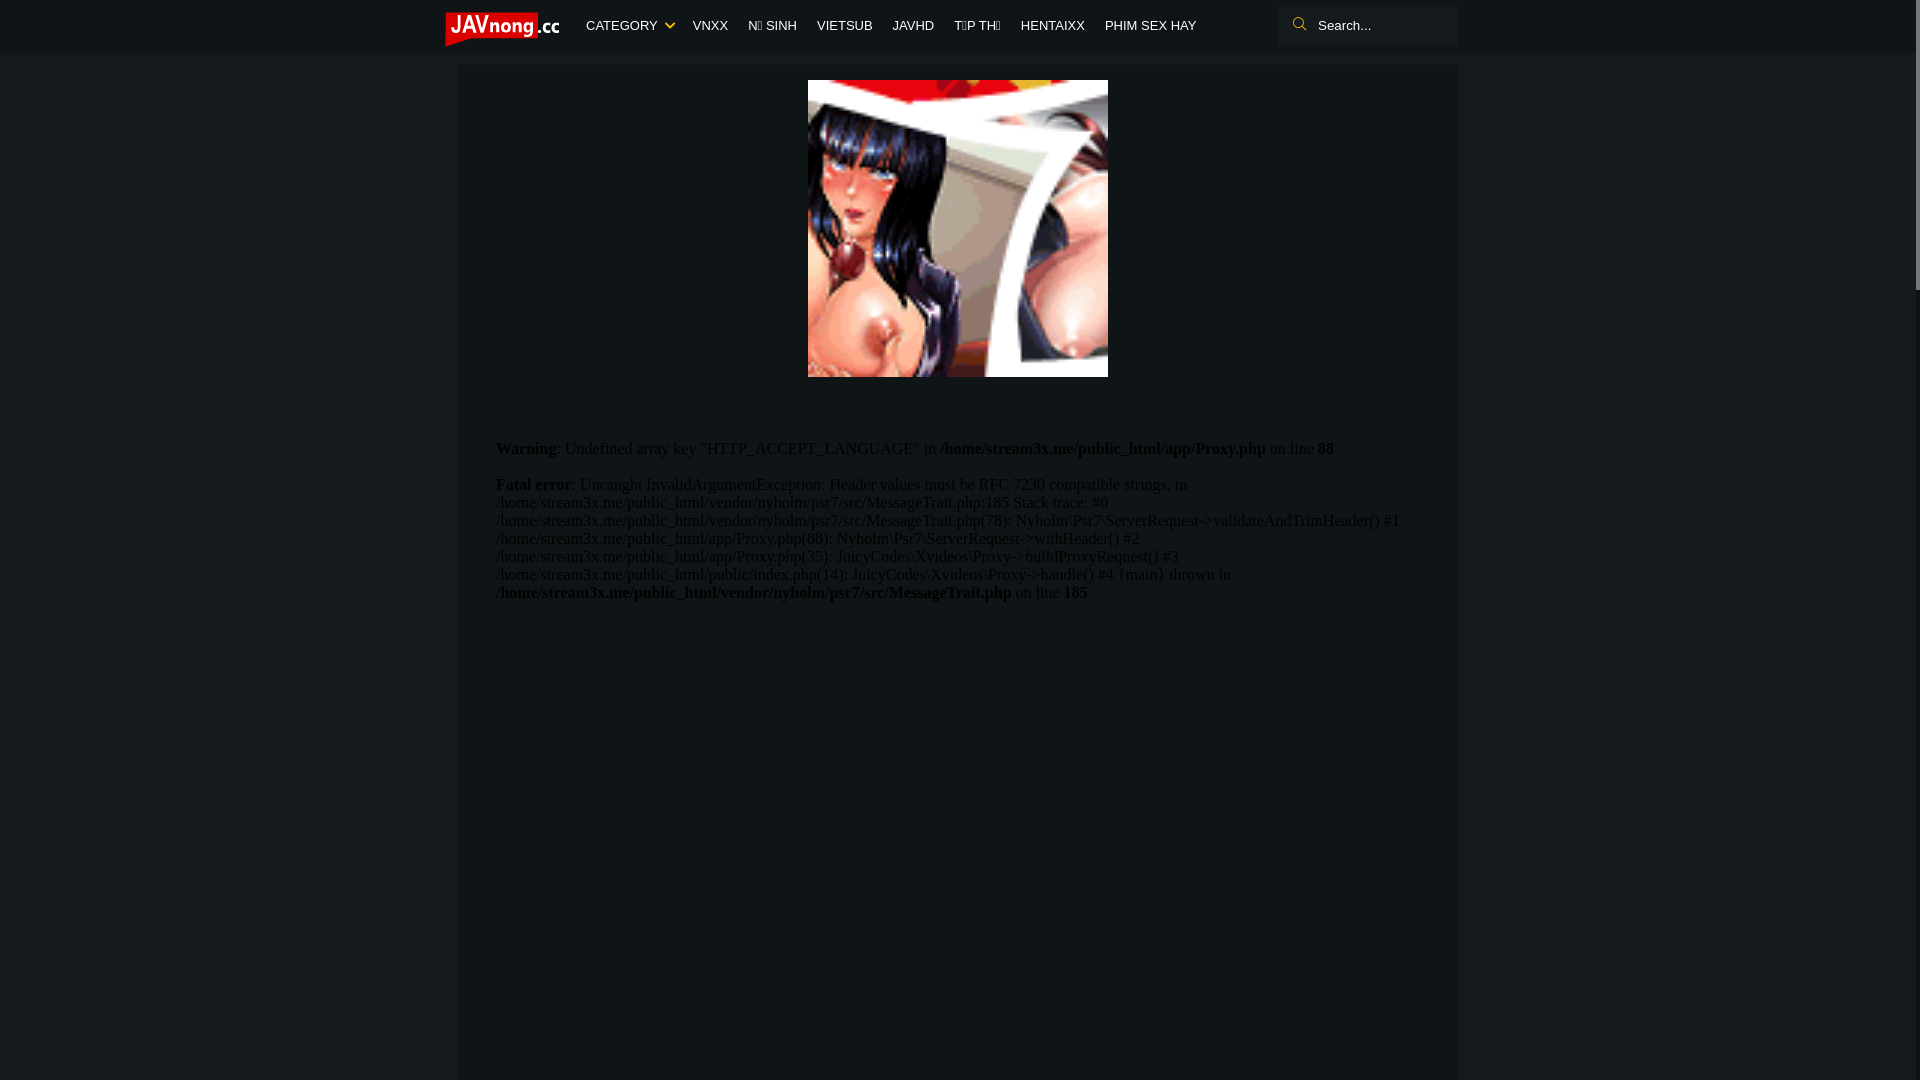  I want to click on 'VIETSUB', so click(844, 26).